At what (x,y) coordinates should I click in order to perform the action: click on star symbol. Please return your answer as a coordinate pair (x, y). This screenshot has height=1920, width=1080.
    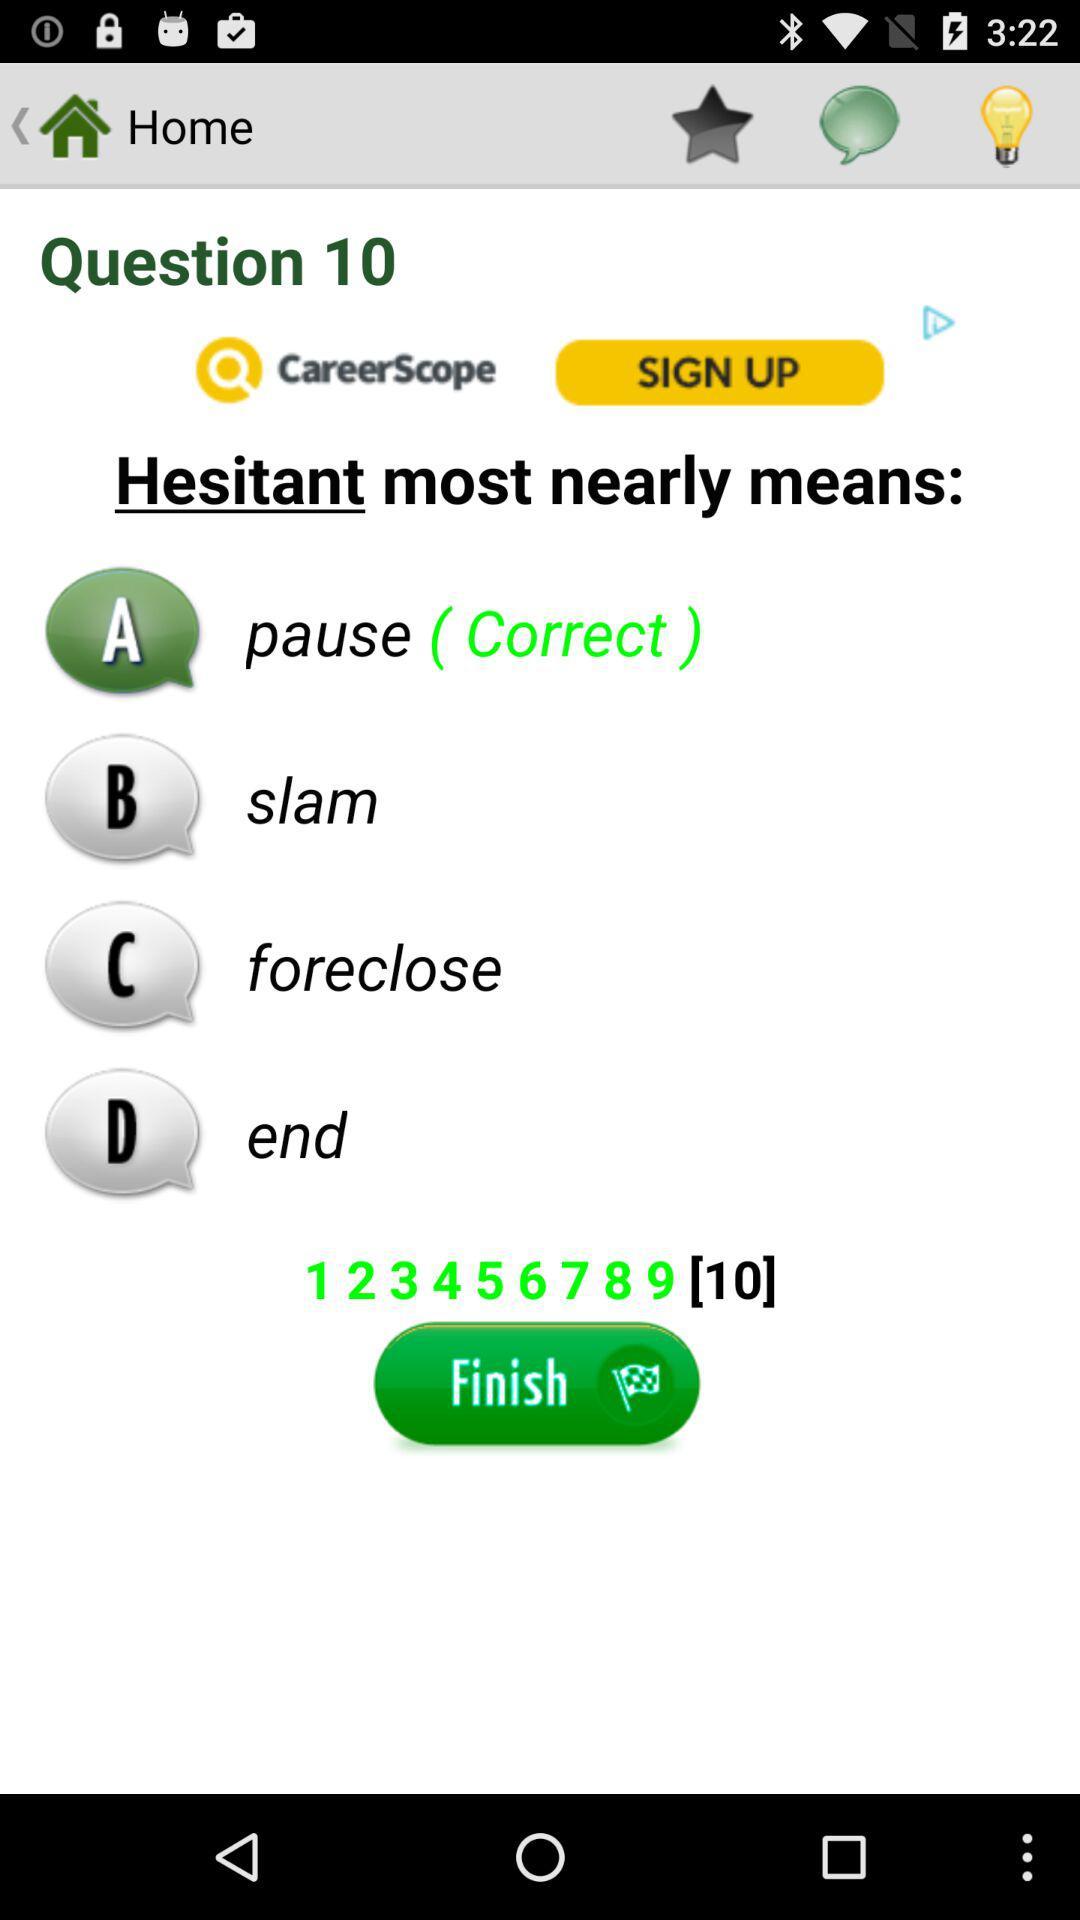
    Looking at the image, I should click on (711, 124).